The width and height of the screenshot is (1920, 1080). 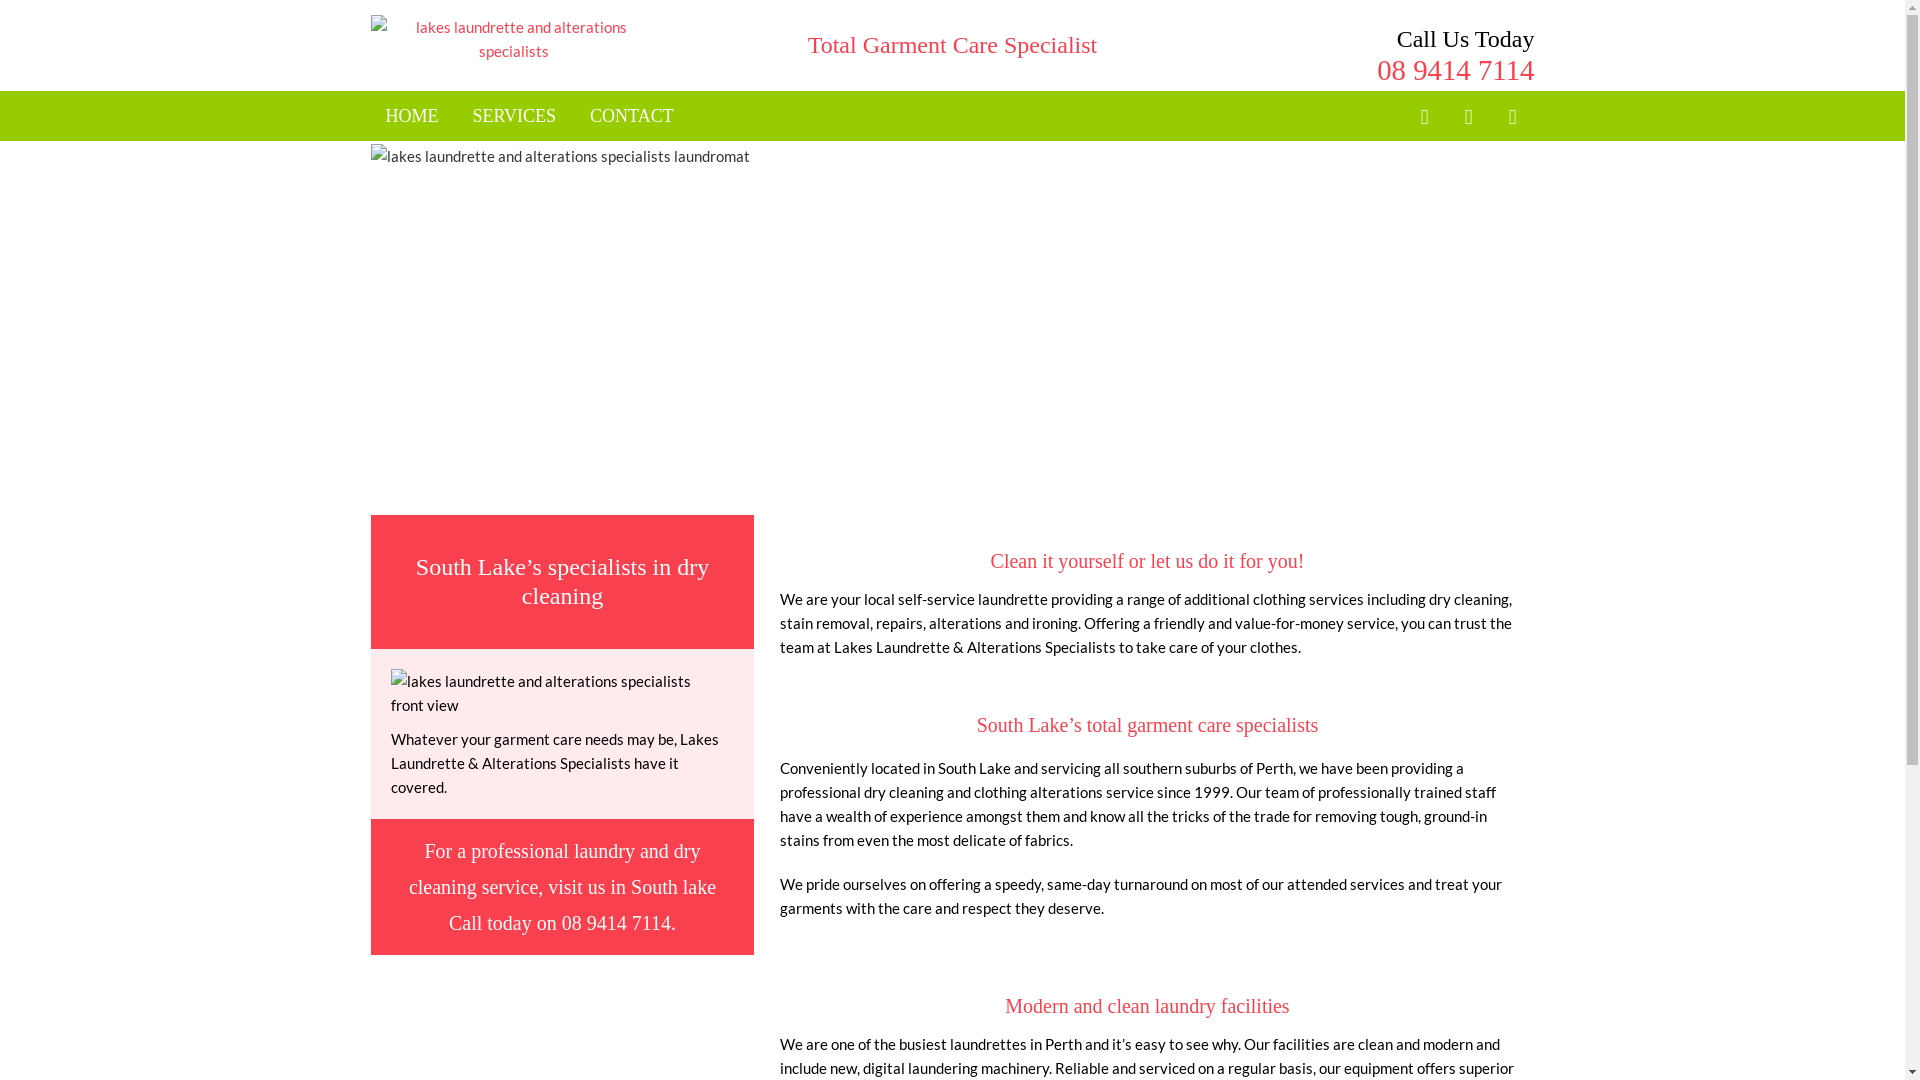 I want to click on '08 9414 7114', so click(x=1455, y=68).